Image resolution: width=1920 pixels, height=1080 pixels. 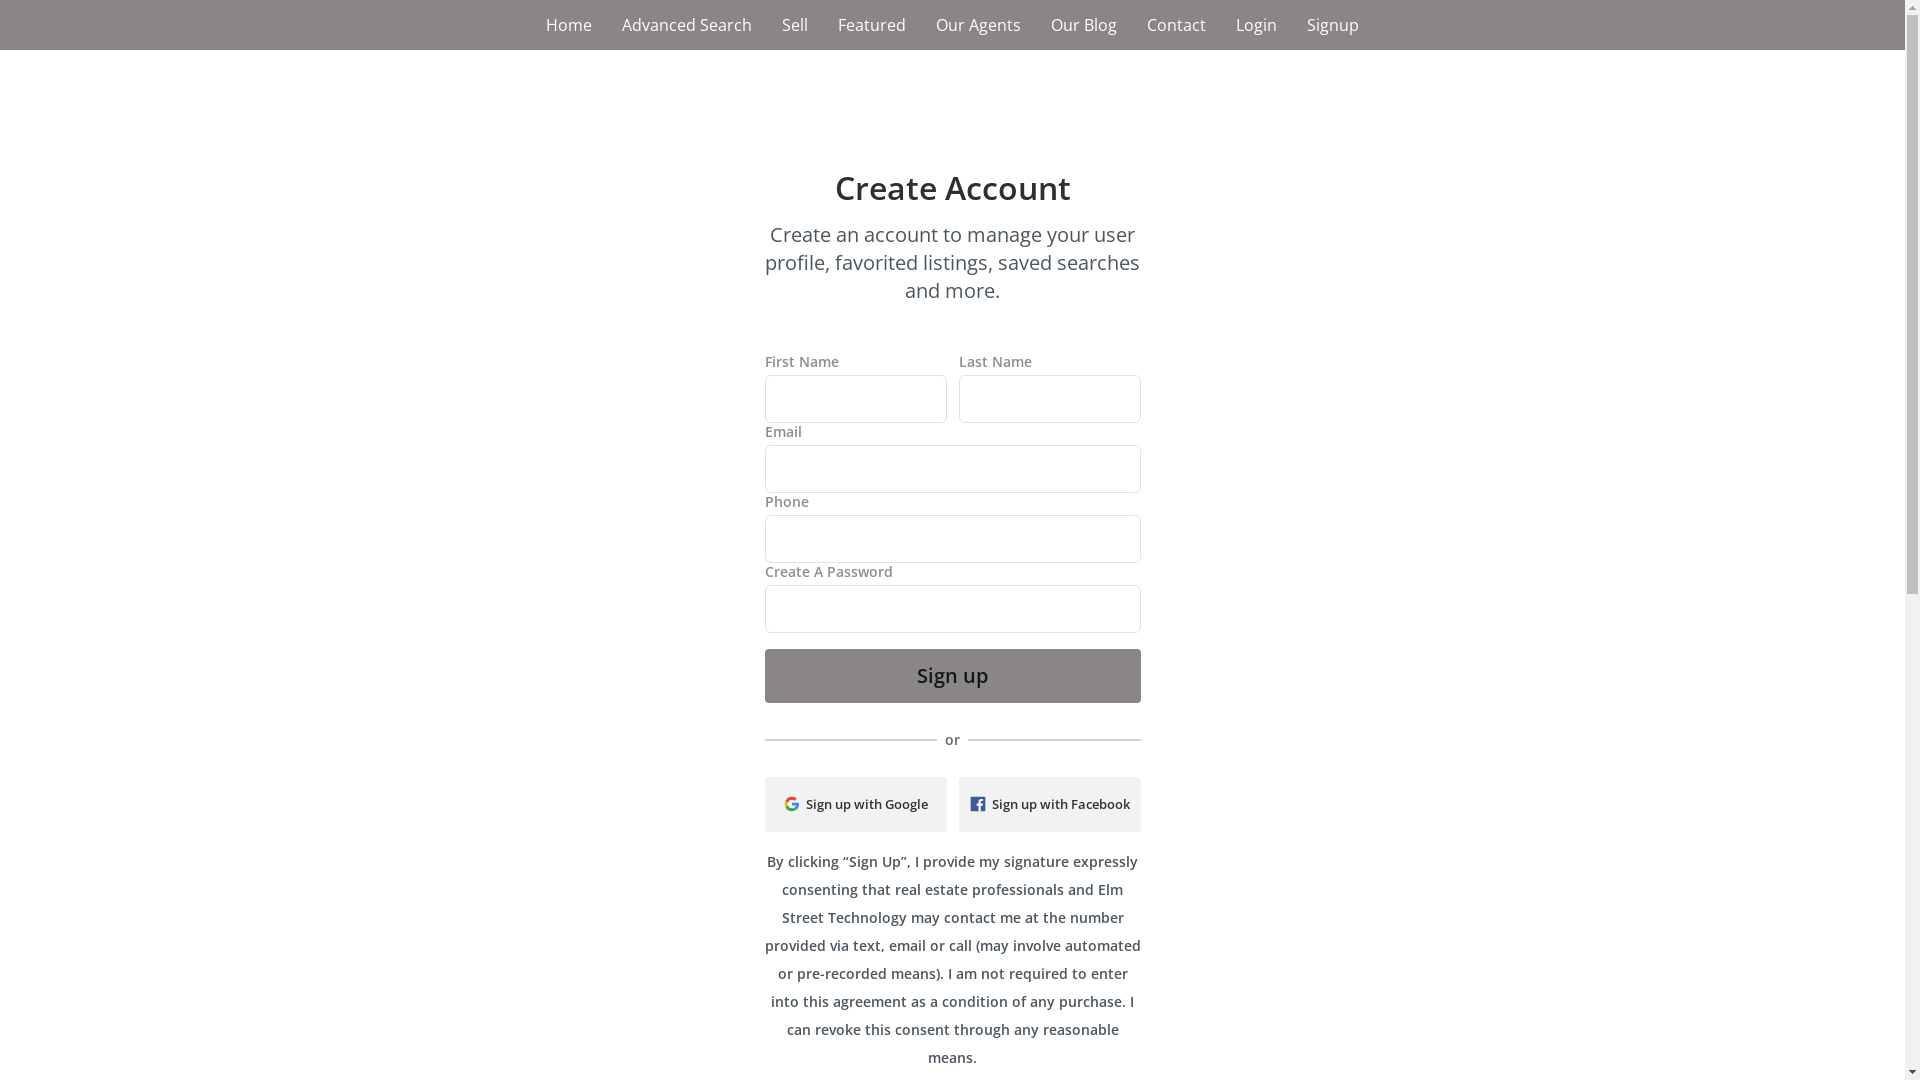 I want to click on 'Featured', so click(x=822, y=24).